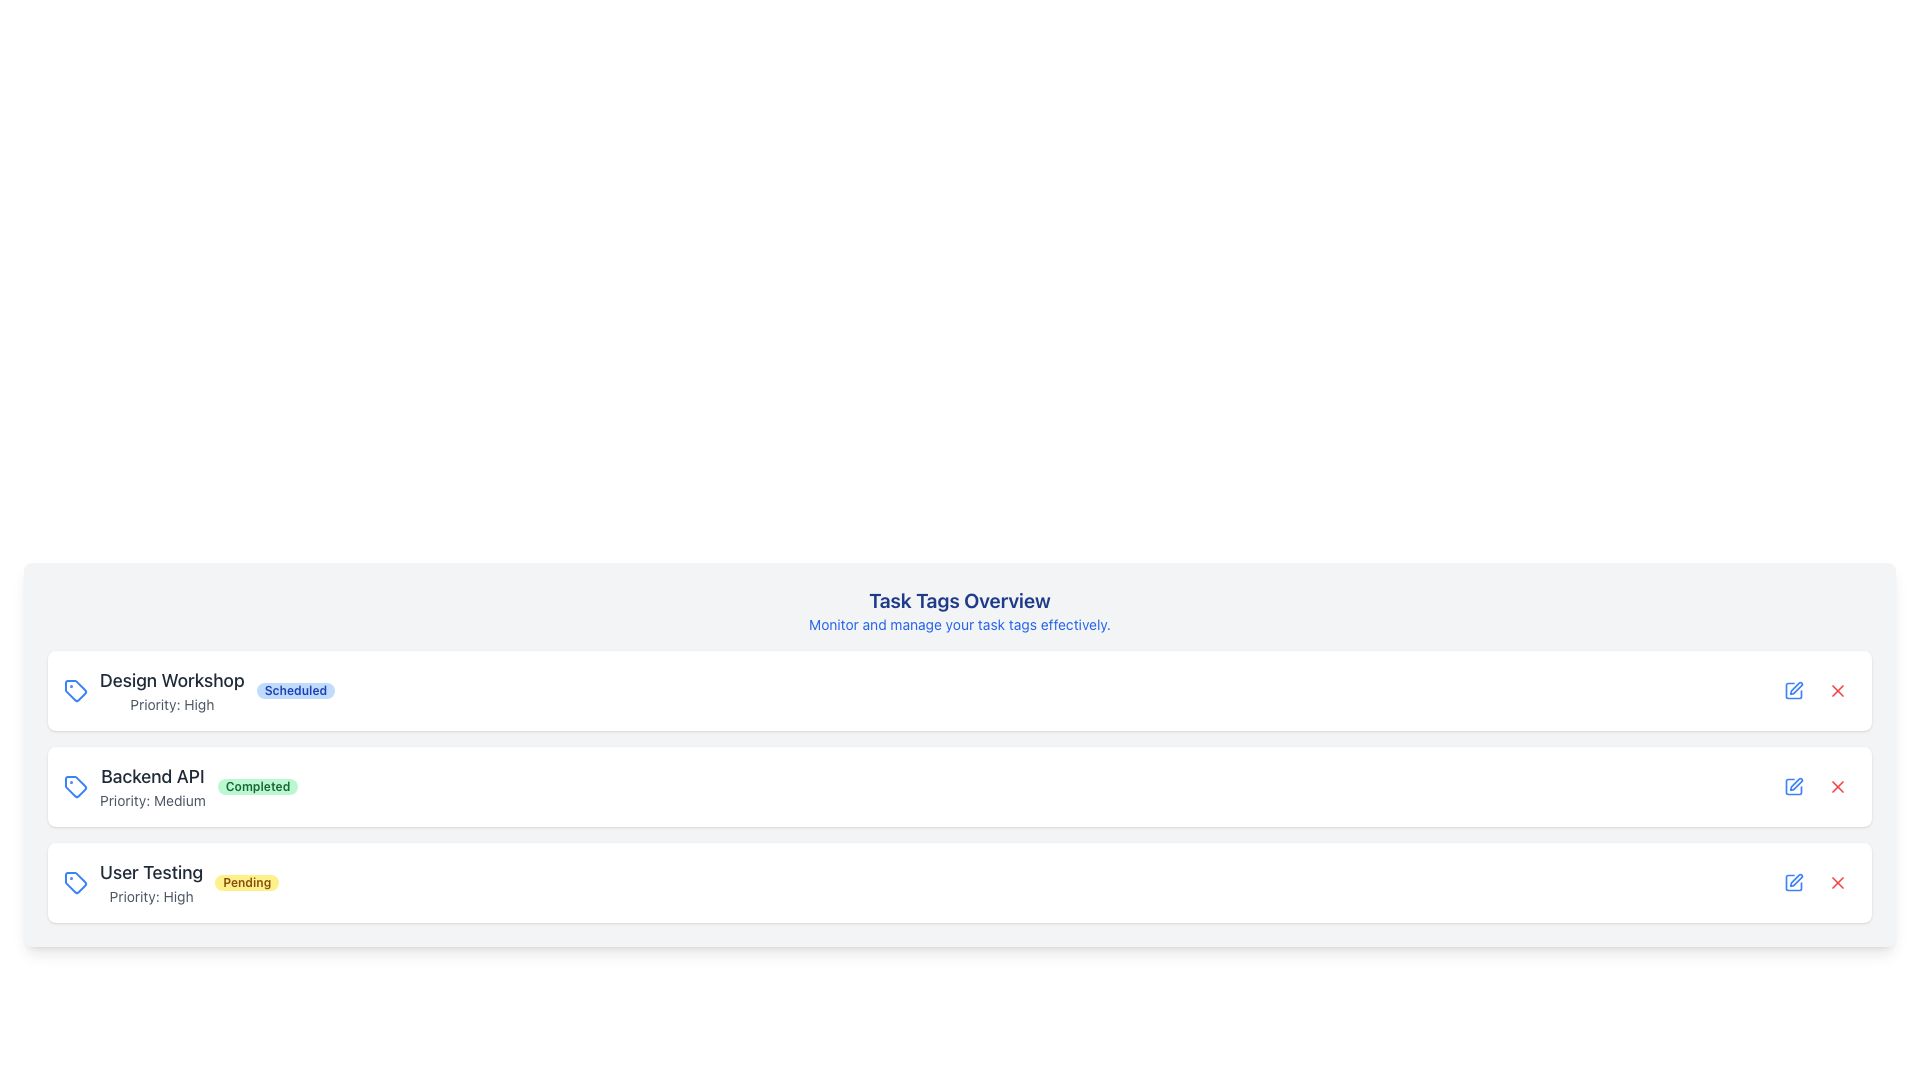  Describe the element at coordinates (151, 800) in the screenshot. I see `static text label displaying 'Priority: Medium' located below 'Backend API' to understand the task's priority level` at that location.